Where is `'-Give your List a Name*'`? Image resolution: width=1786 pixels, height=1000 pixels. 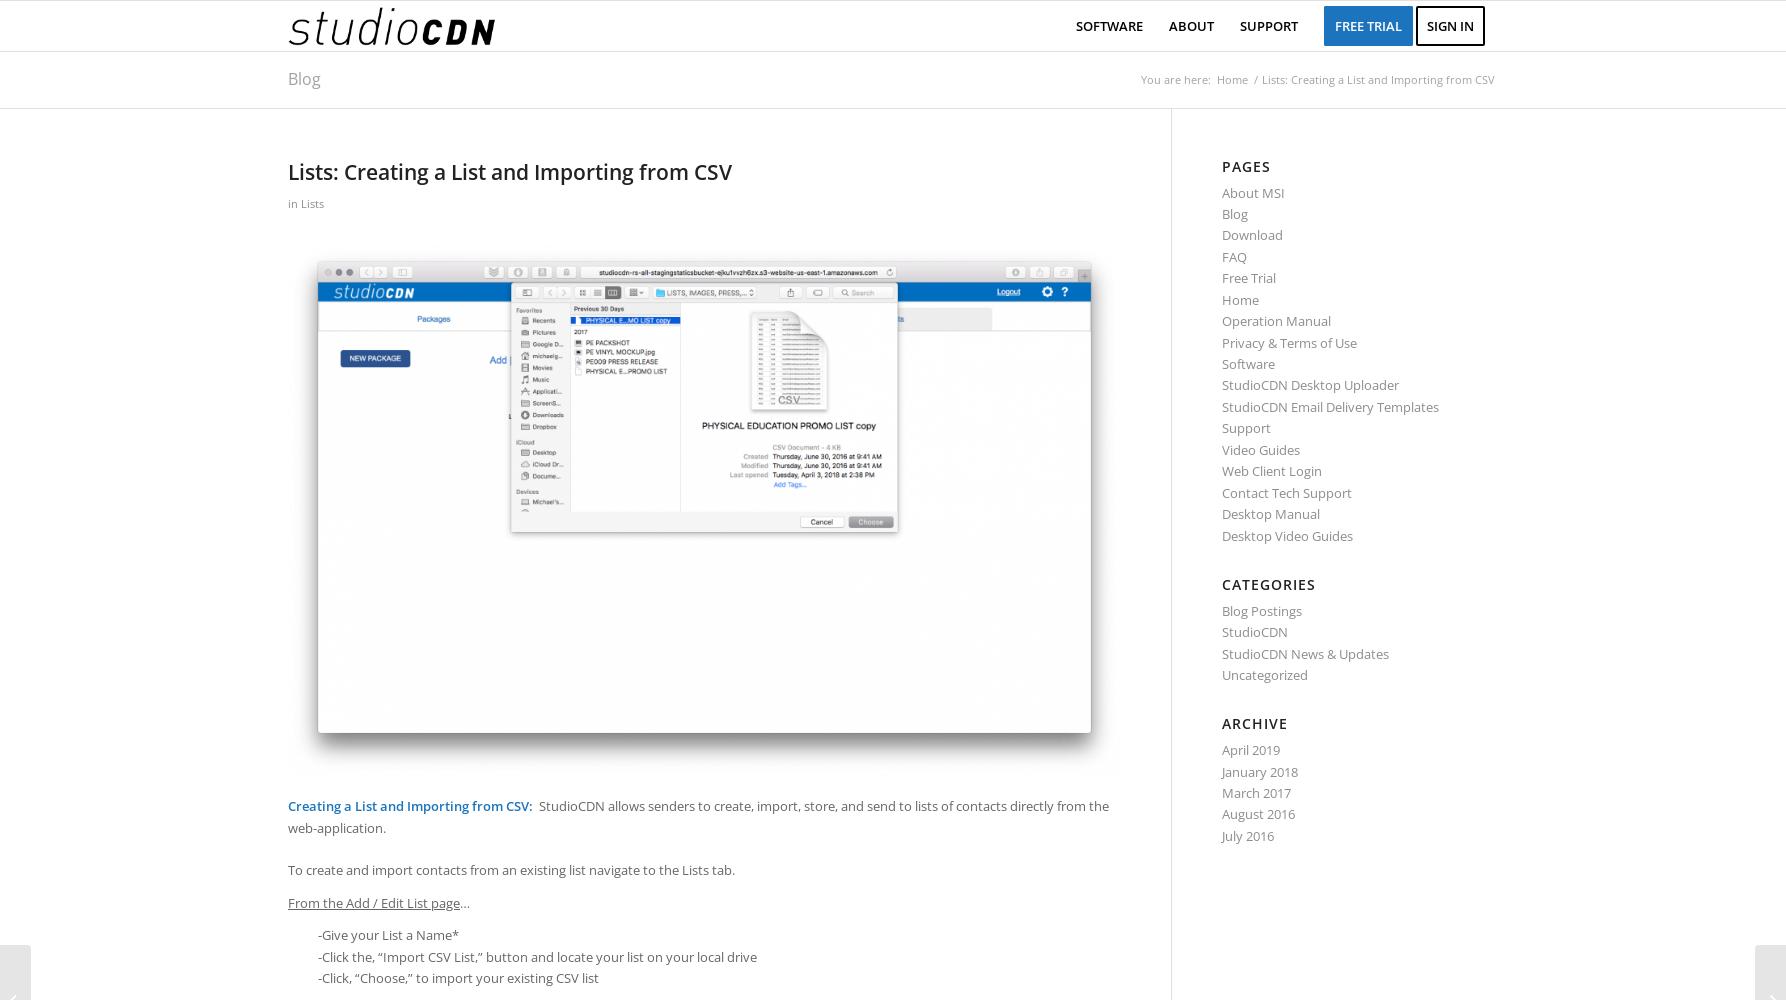 '-Give your List a Name*' is located at coordinates (388, 935).